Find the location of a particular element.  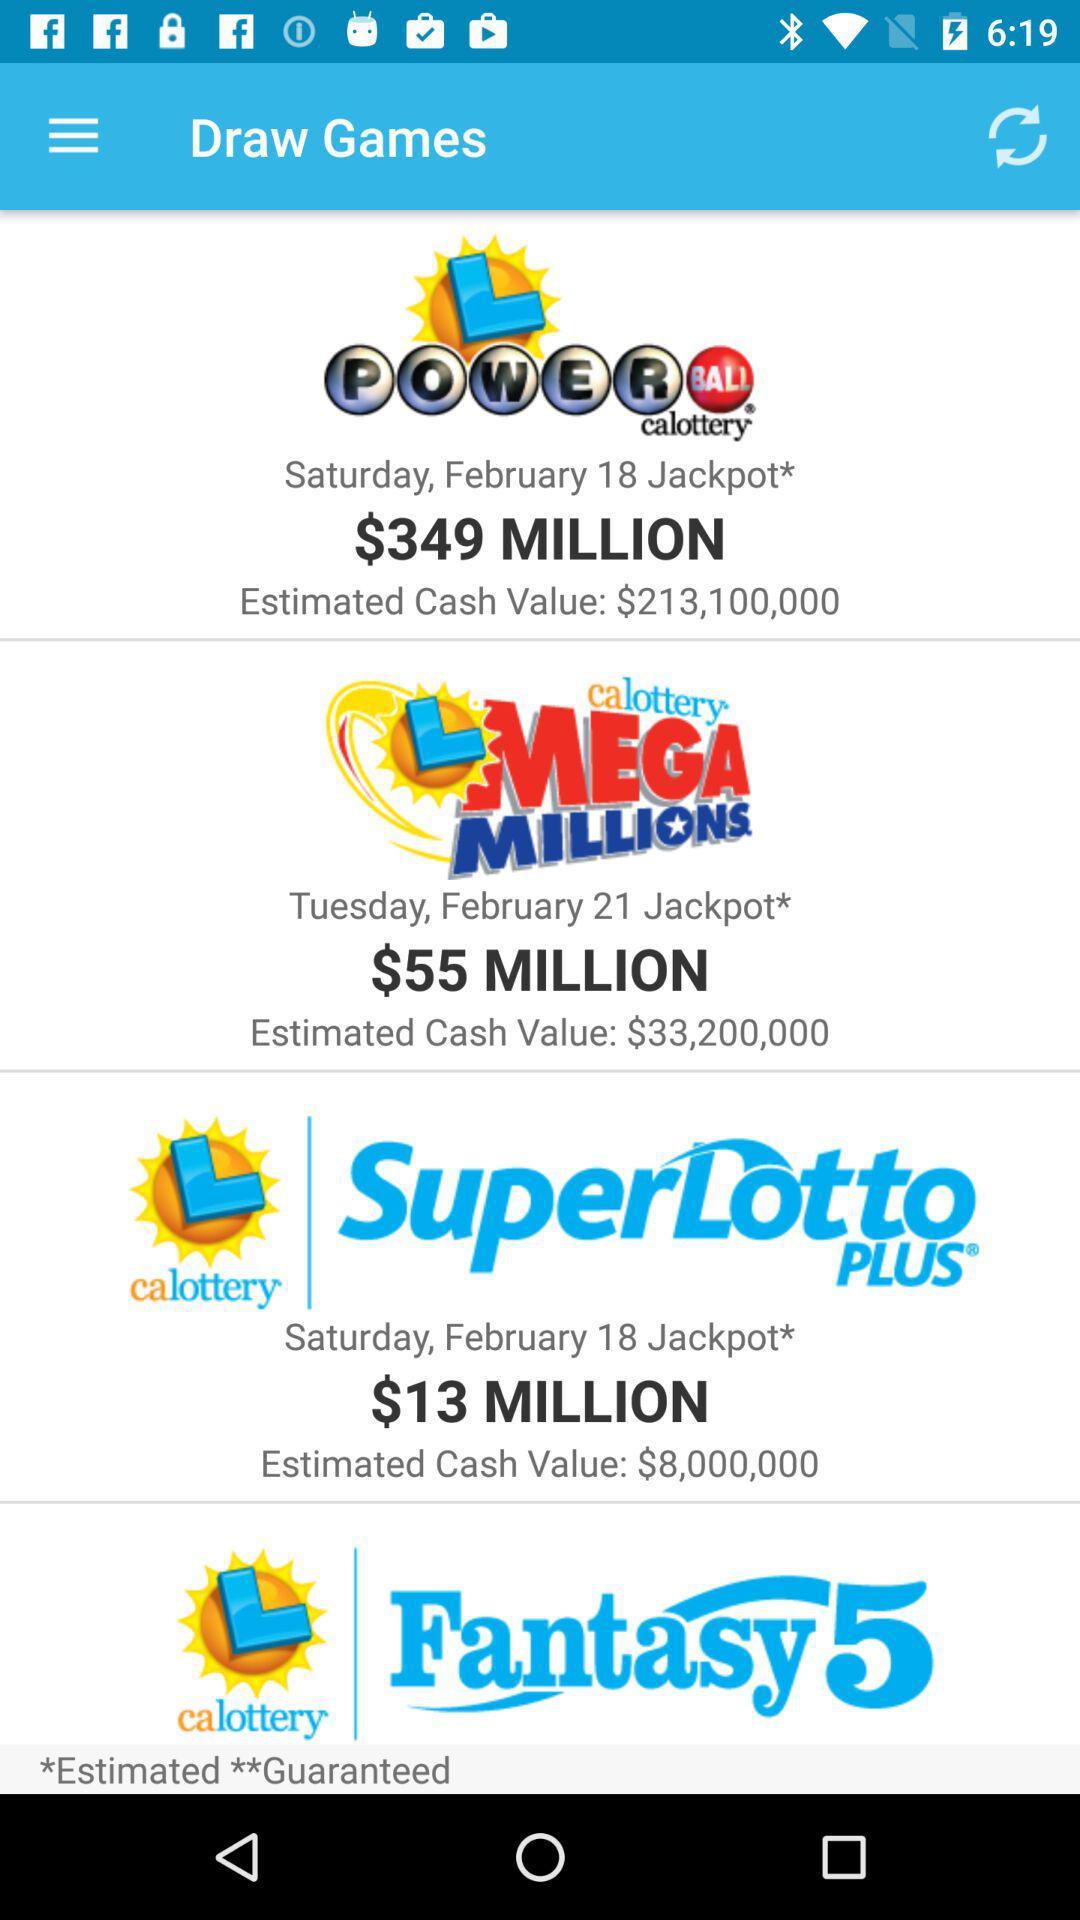

the icon to the right of draw games is located at coordinates (1017, 135).